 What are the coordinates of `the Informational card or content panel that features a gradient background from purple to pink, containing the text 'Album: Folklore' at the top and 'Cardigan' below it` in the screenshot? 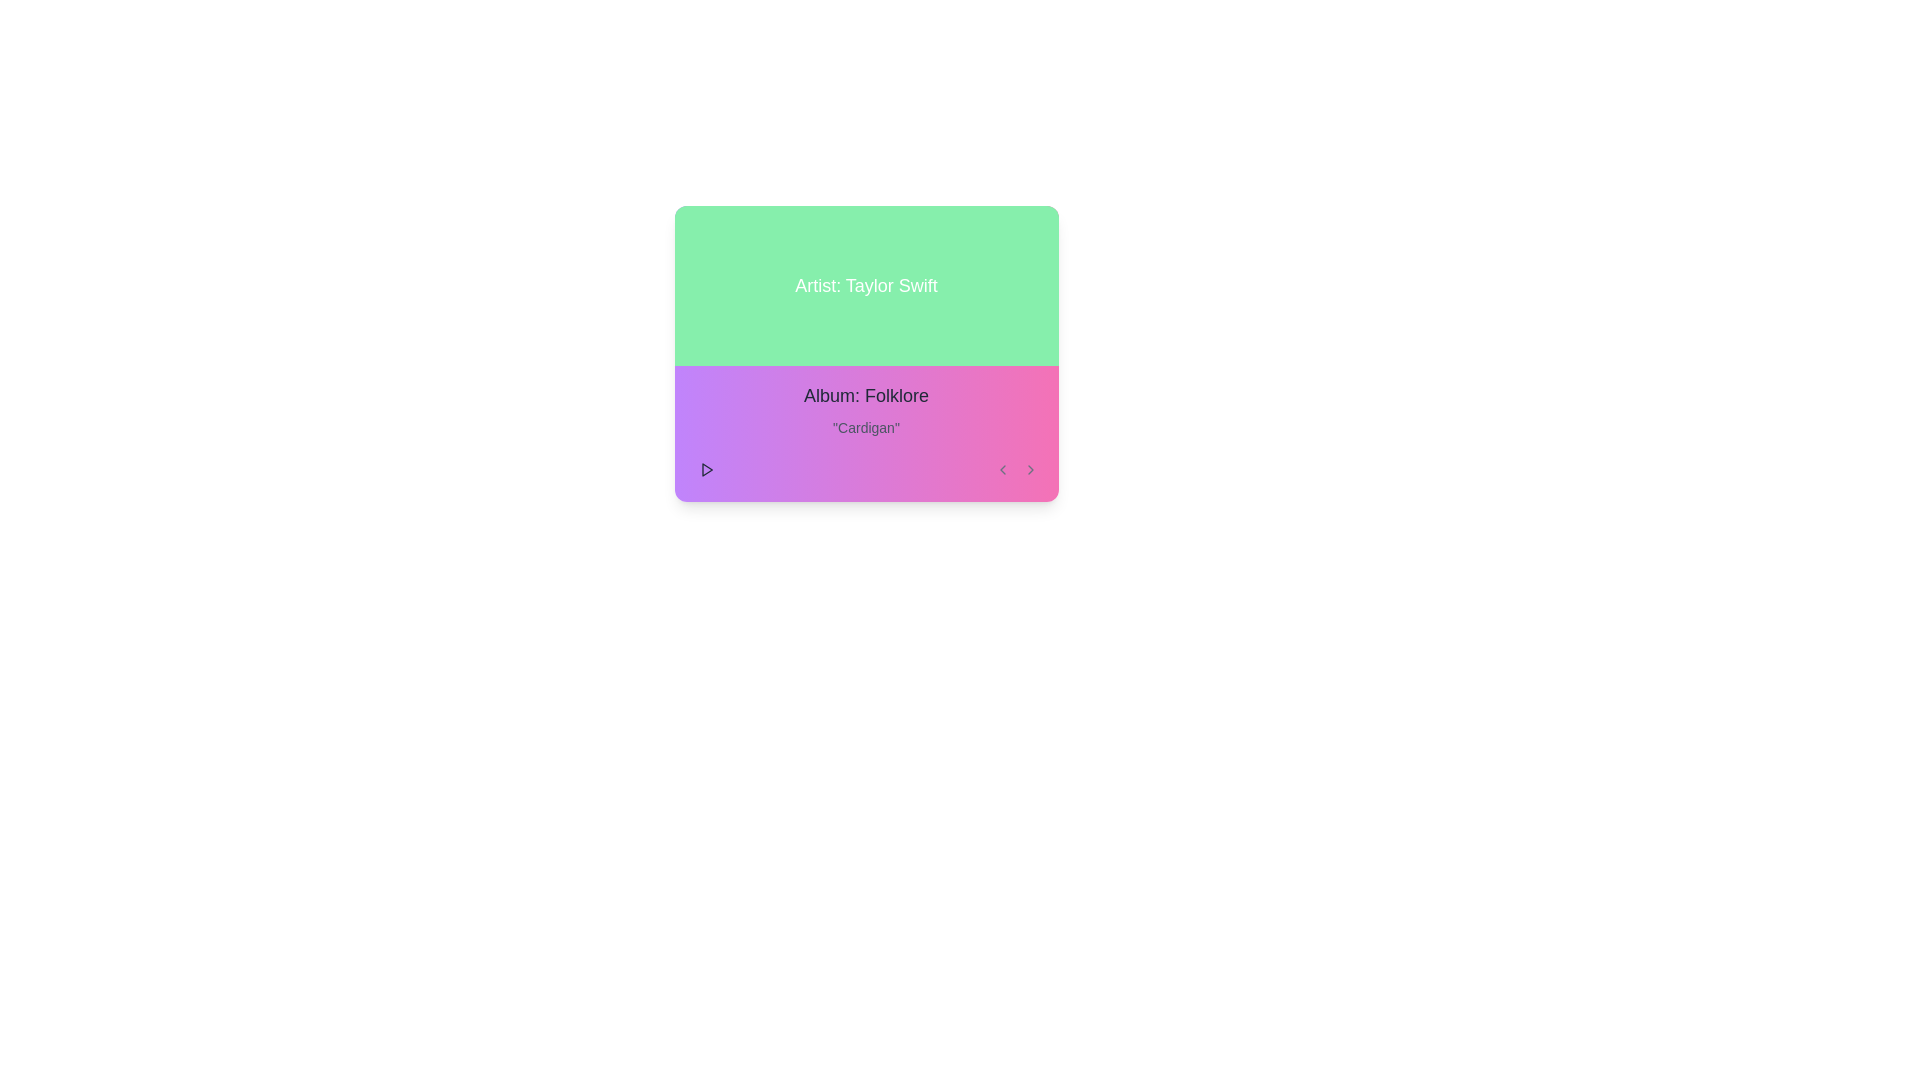 It's located at (866, 433).